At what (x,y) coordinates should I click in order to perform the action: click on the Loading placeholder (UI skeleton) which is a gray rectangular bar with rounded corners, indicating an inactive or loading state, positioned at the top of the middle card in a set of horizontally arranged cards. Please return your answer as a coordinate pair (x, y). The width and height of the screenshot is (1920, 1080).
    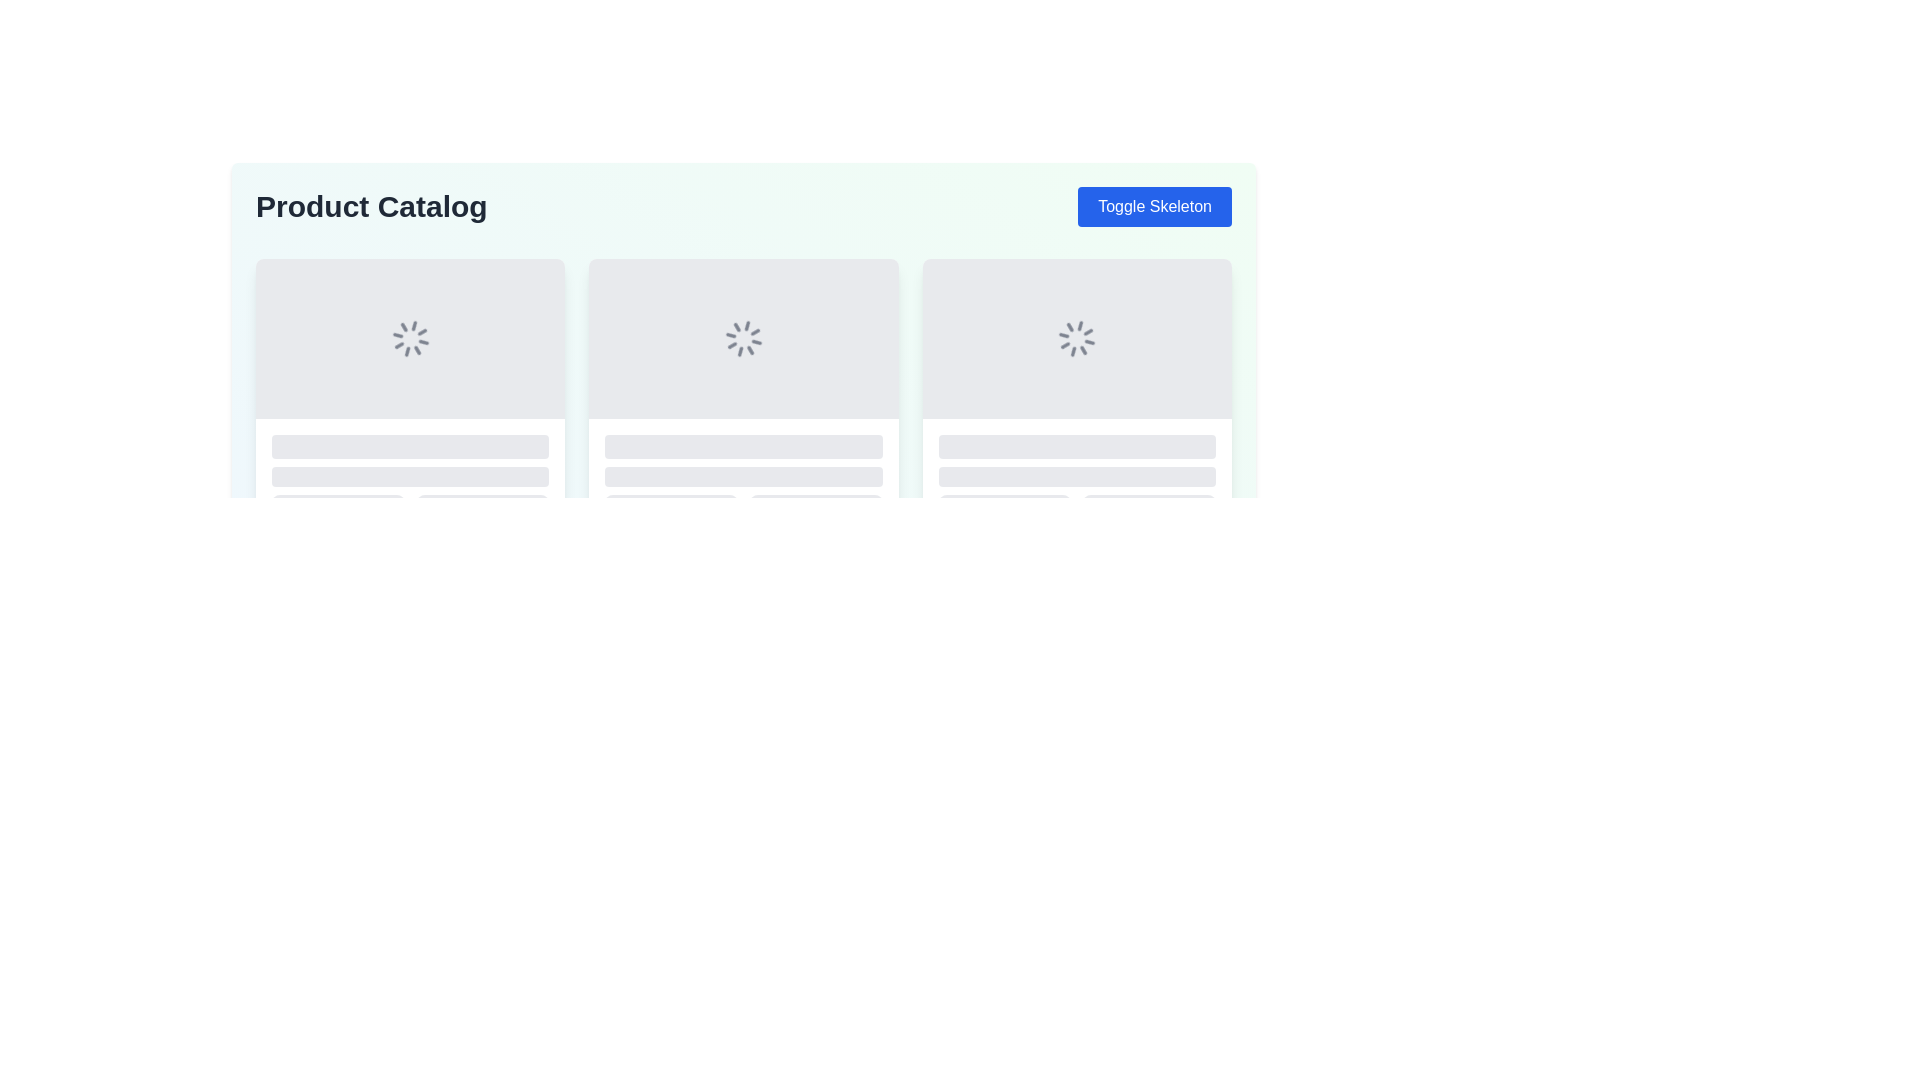
    Looking at the image, I should click on (1076, 446).